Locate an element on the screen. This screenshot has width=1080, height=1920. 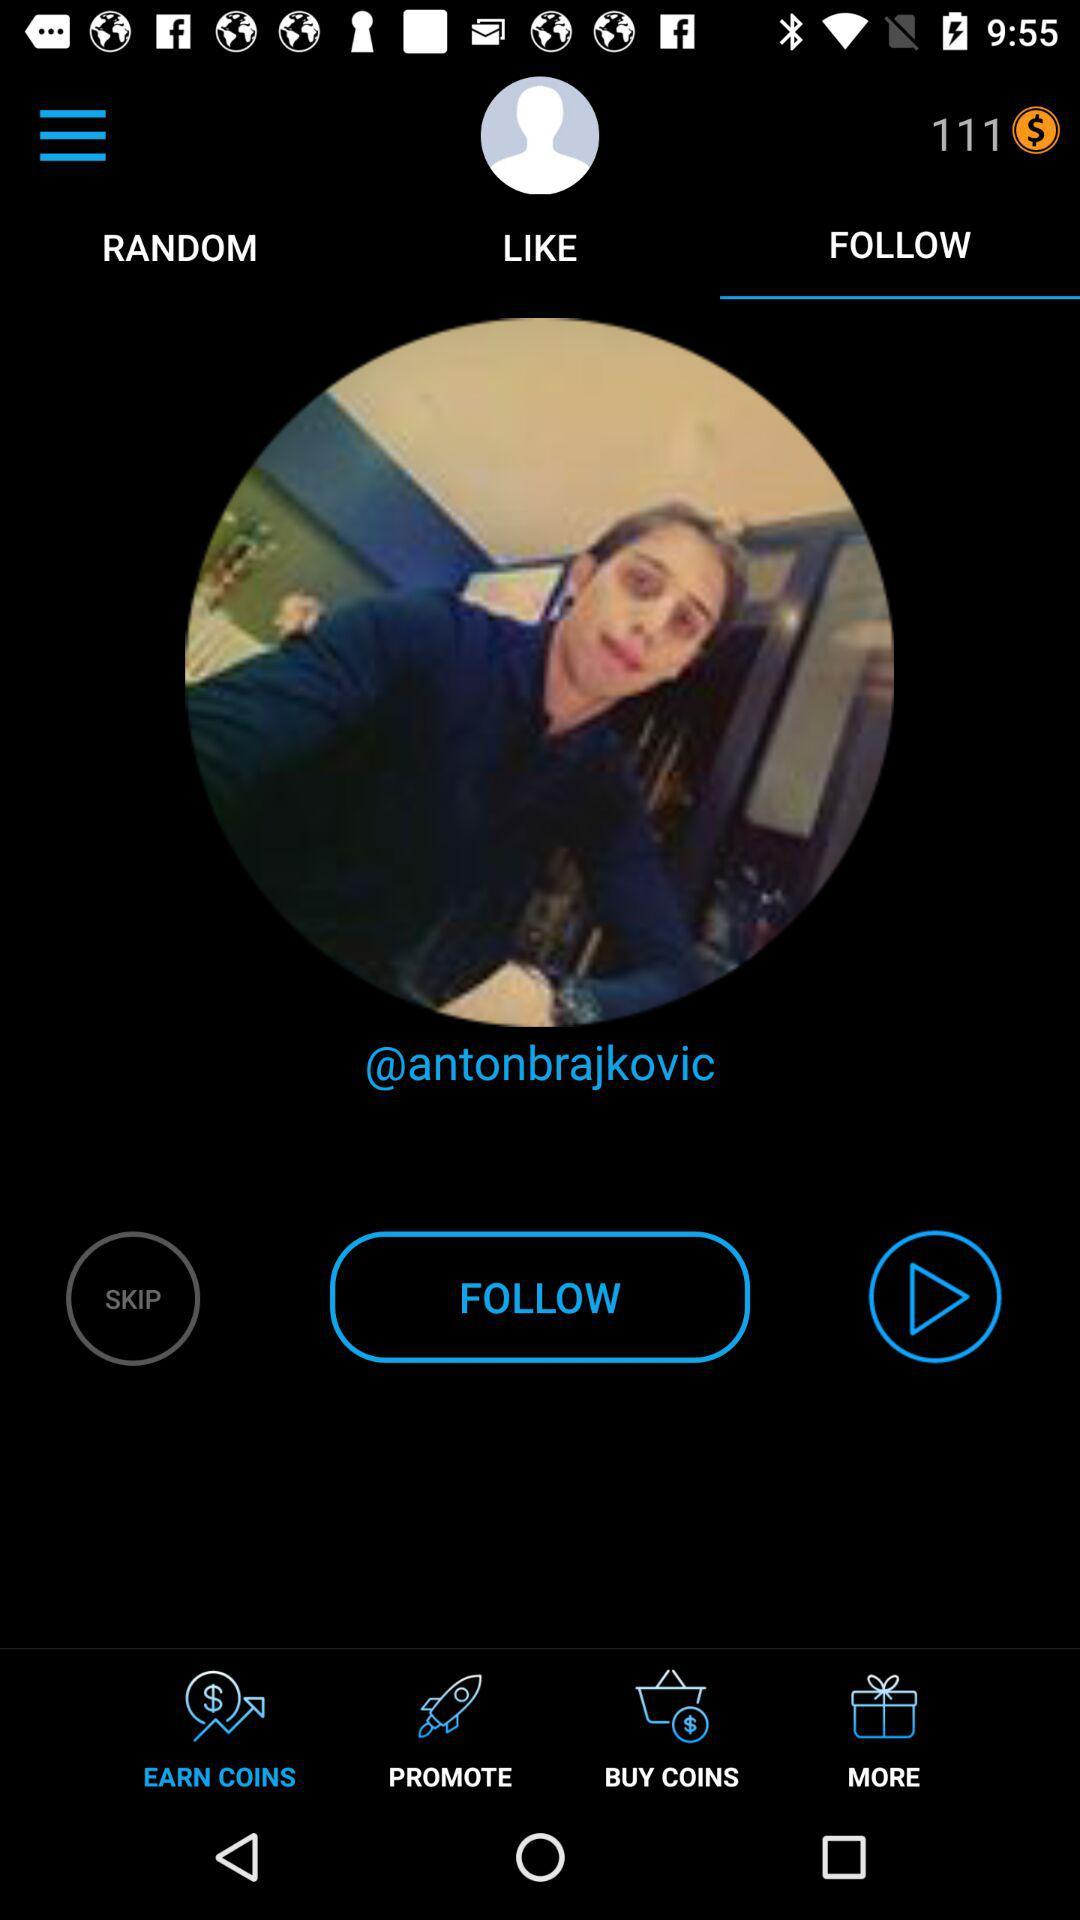
the play icon is located at coordinates (935, 1296).